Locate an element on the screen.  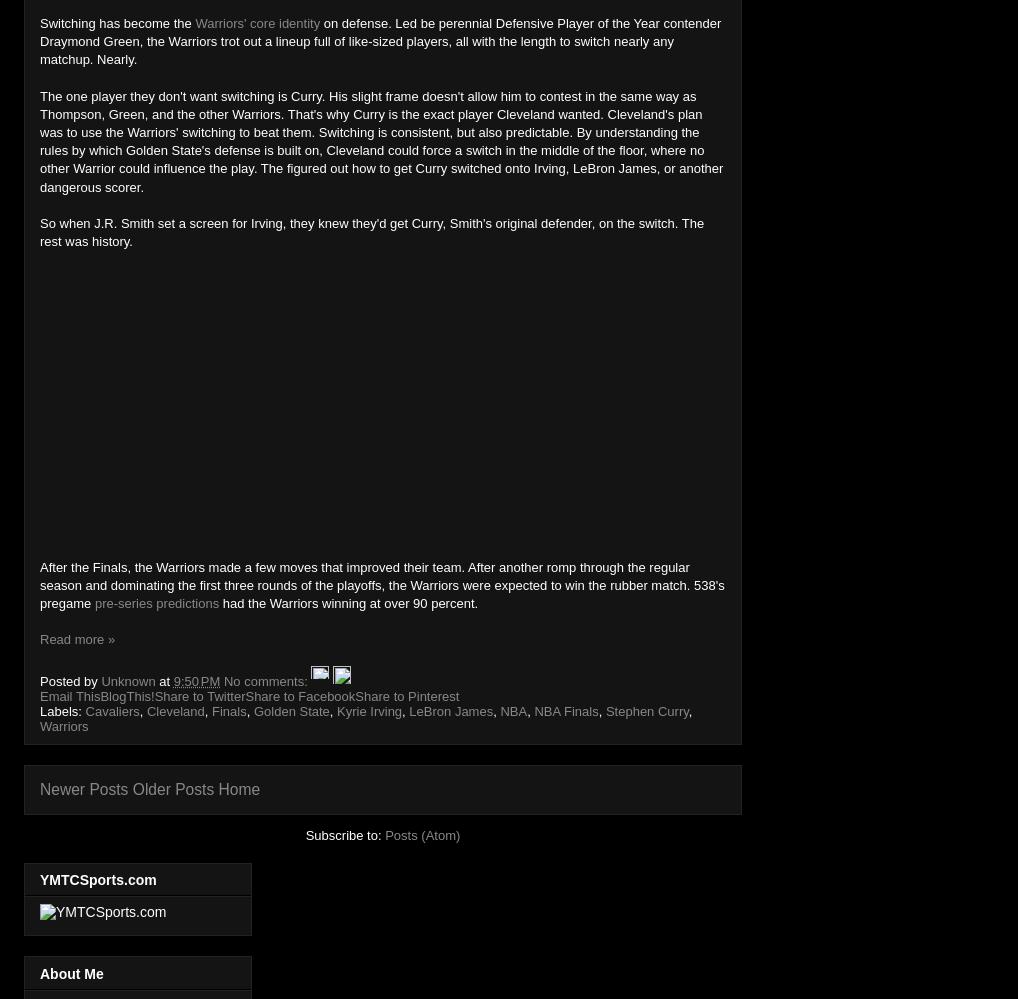
'Share to Facebook' is located at coordinates (300, 696).